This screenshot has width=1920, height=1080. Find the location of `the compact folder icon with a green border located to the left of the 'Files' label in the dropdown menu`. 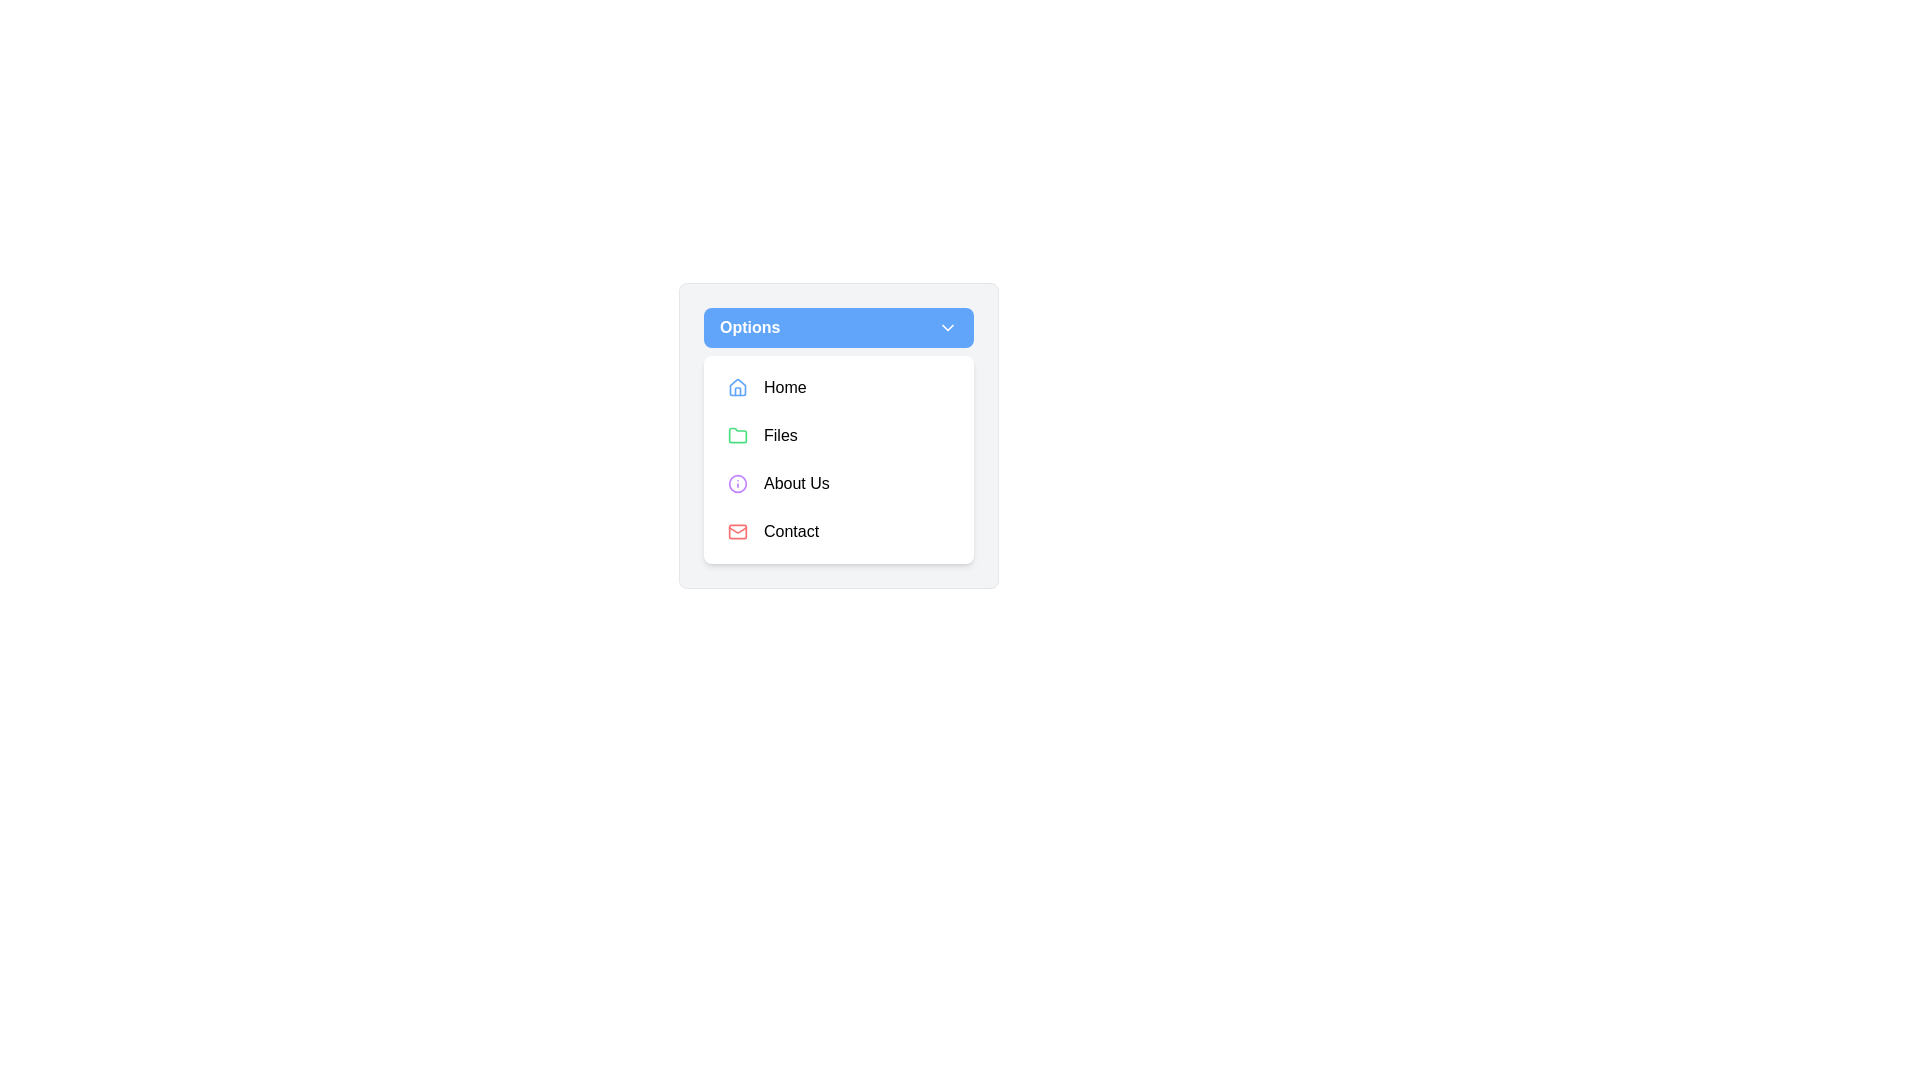

the compact folder icon with a green border located to the left of the 'Files' label in the dropdown menu is located at coordinates (737, 434).